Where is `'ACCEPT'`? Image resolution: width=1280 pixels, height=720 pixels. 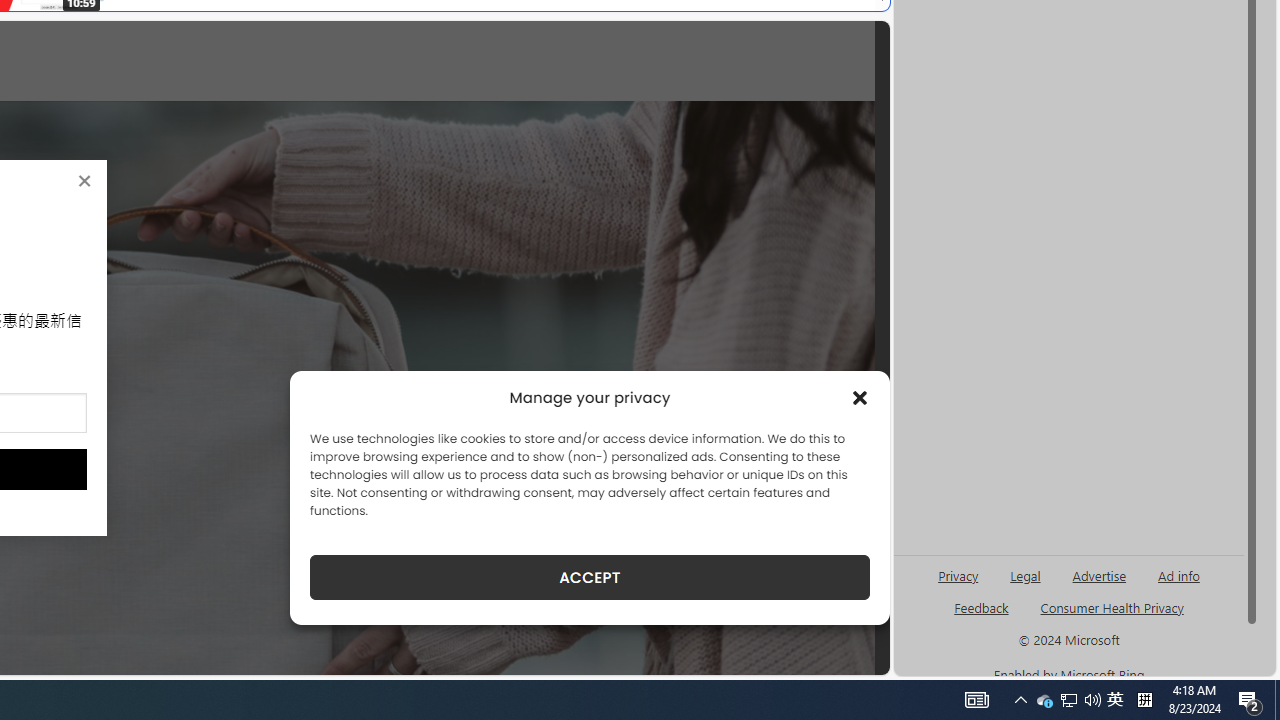 'ACCEPT' is located at coordinates (589, 577).